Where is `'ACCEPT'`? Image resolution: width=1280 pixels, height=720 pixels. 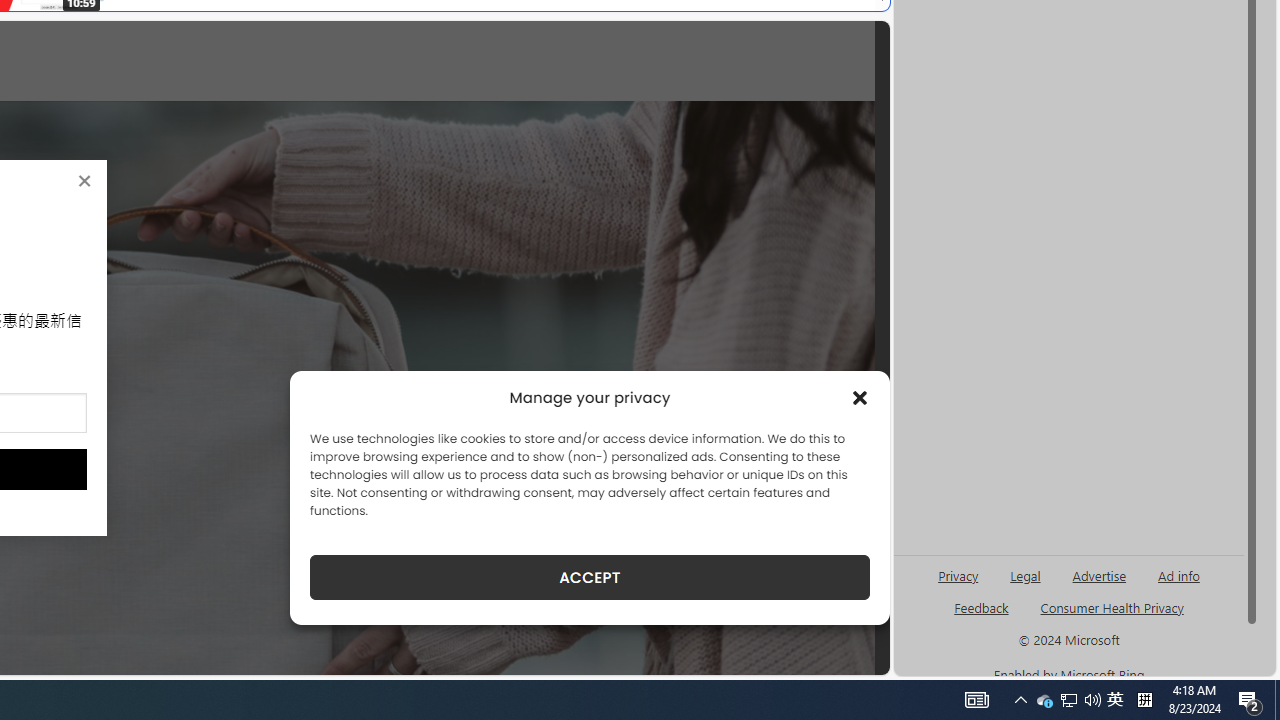 'ACCEPT' is located at coordinates (589, 577).